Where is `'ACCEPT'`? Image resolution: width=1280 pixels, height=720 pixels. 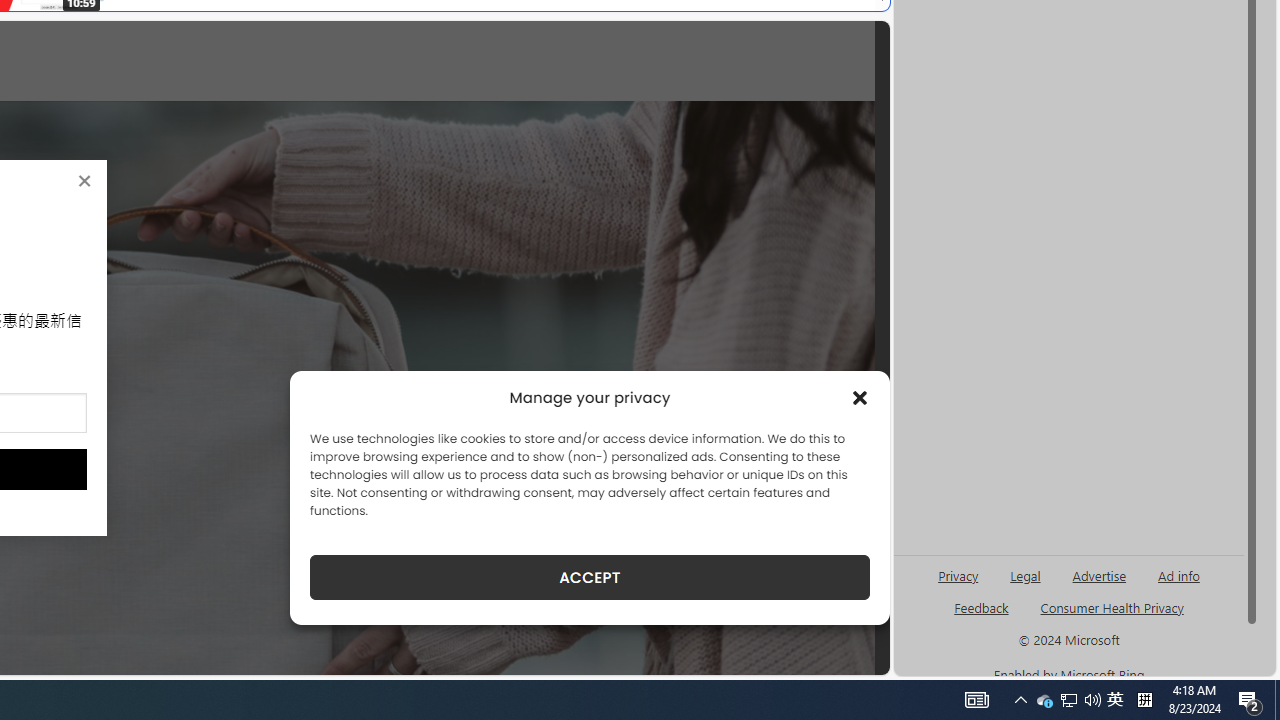 'ACCEPT' is located at coordinates (589, 577).